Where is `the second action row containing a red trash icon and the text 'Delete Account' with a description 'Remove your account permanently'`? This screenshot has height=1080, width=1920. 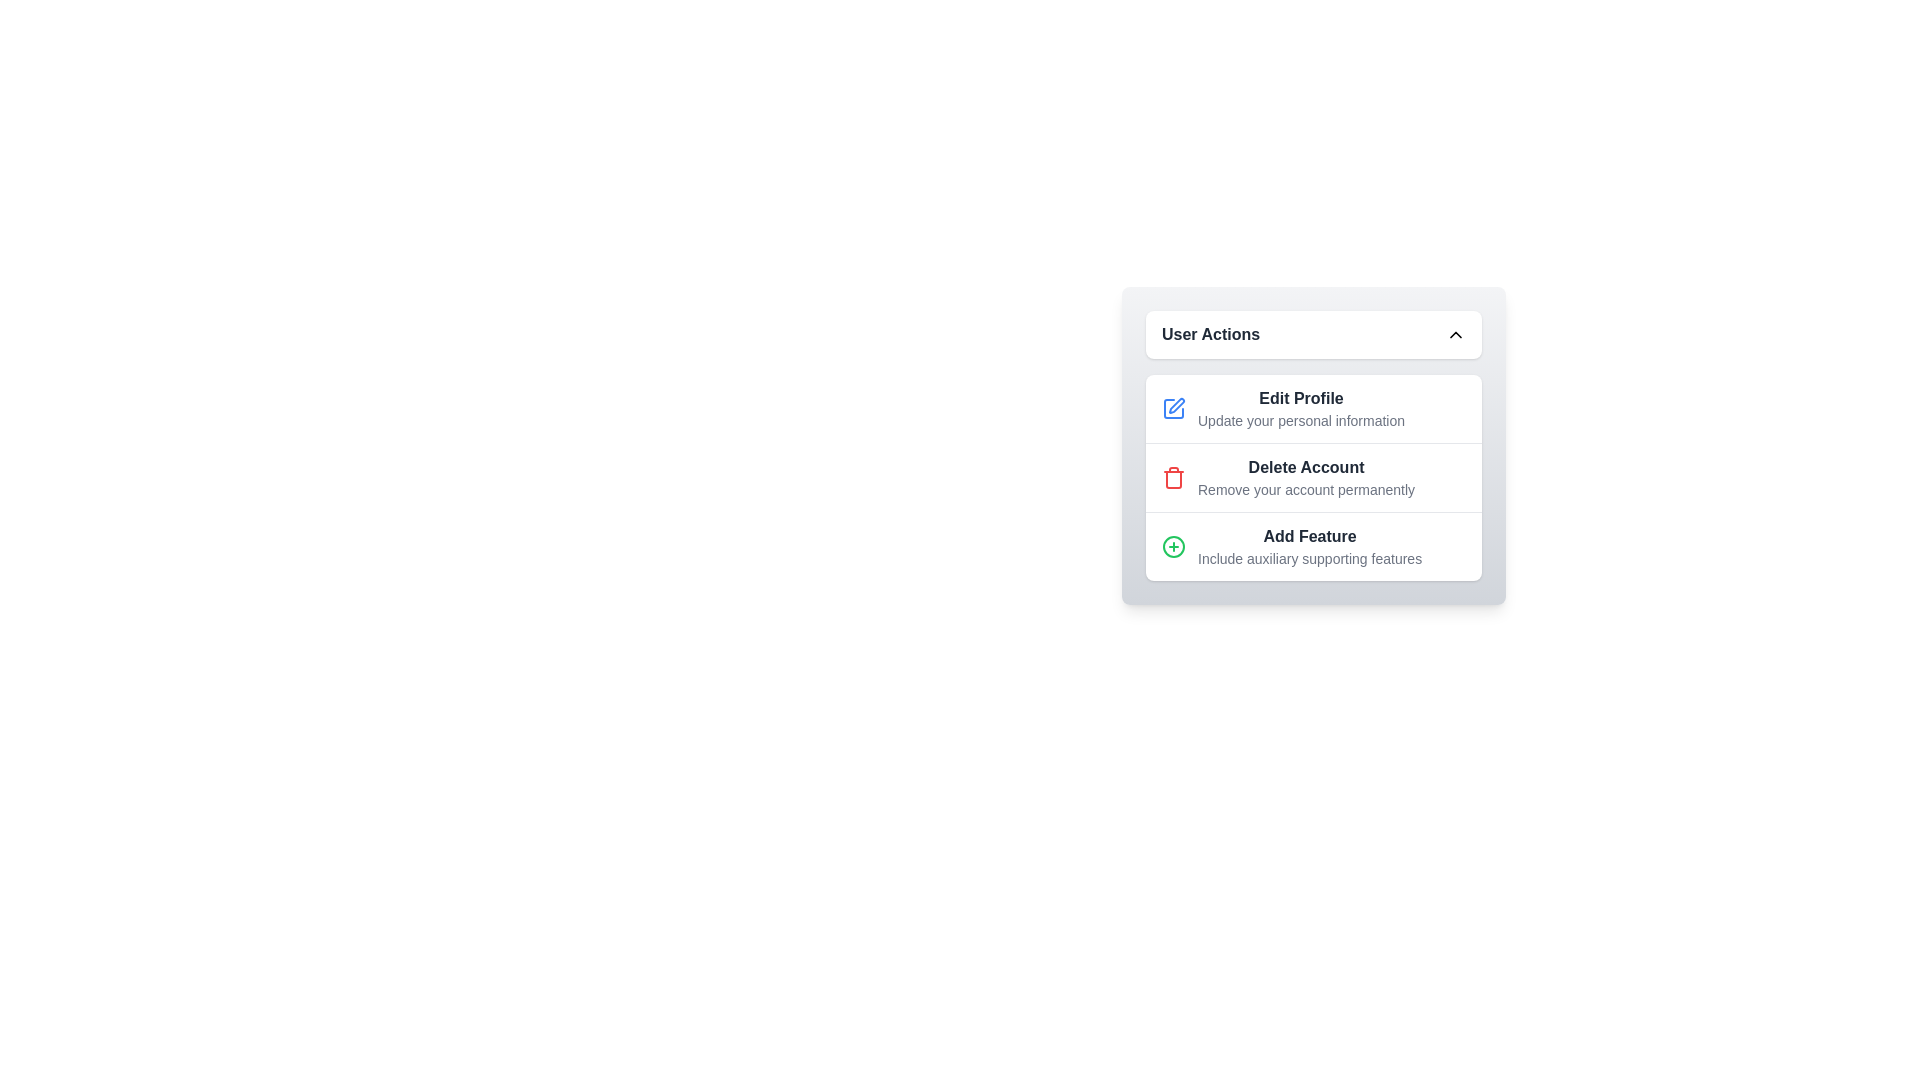
the second action row containing a red trash icon and the text 'Delete Account' with a description 'Remove your account permanently' is located at coordinates (1314, 477).